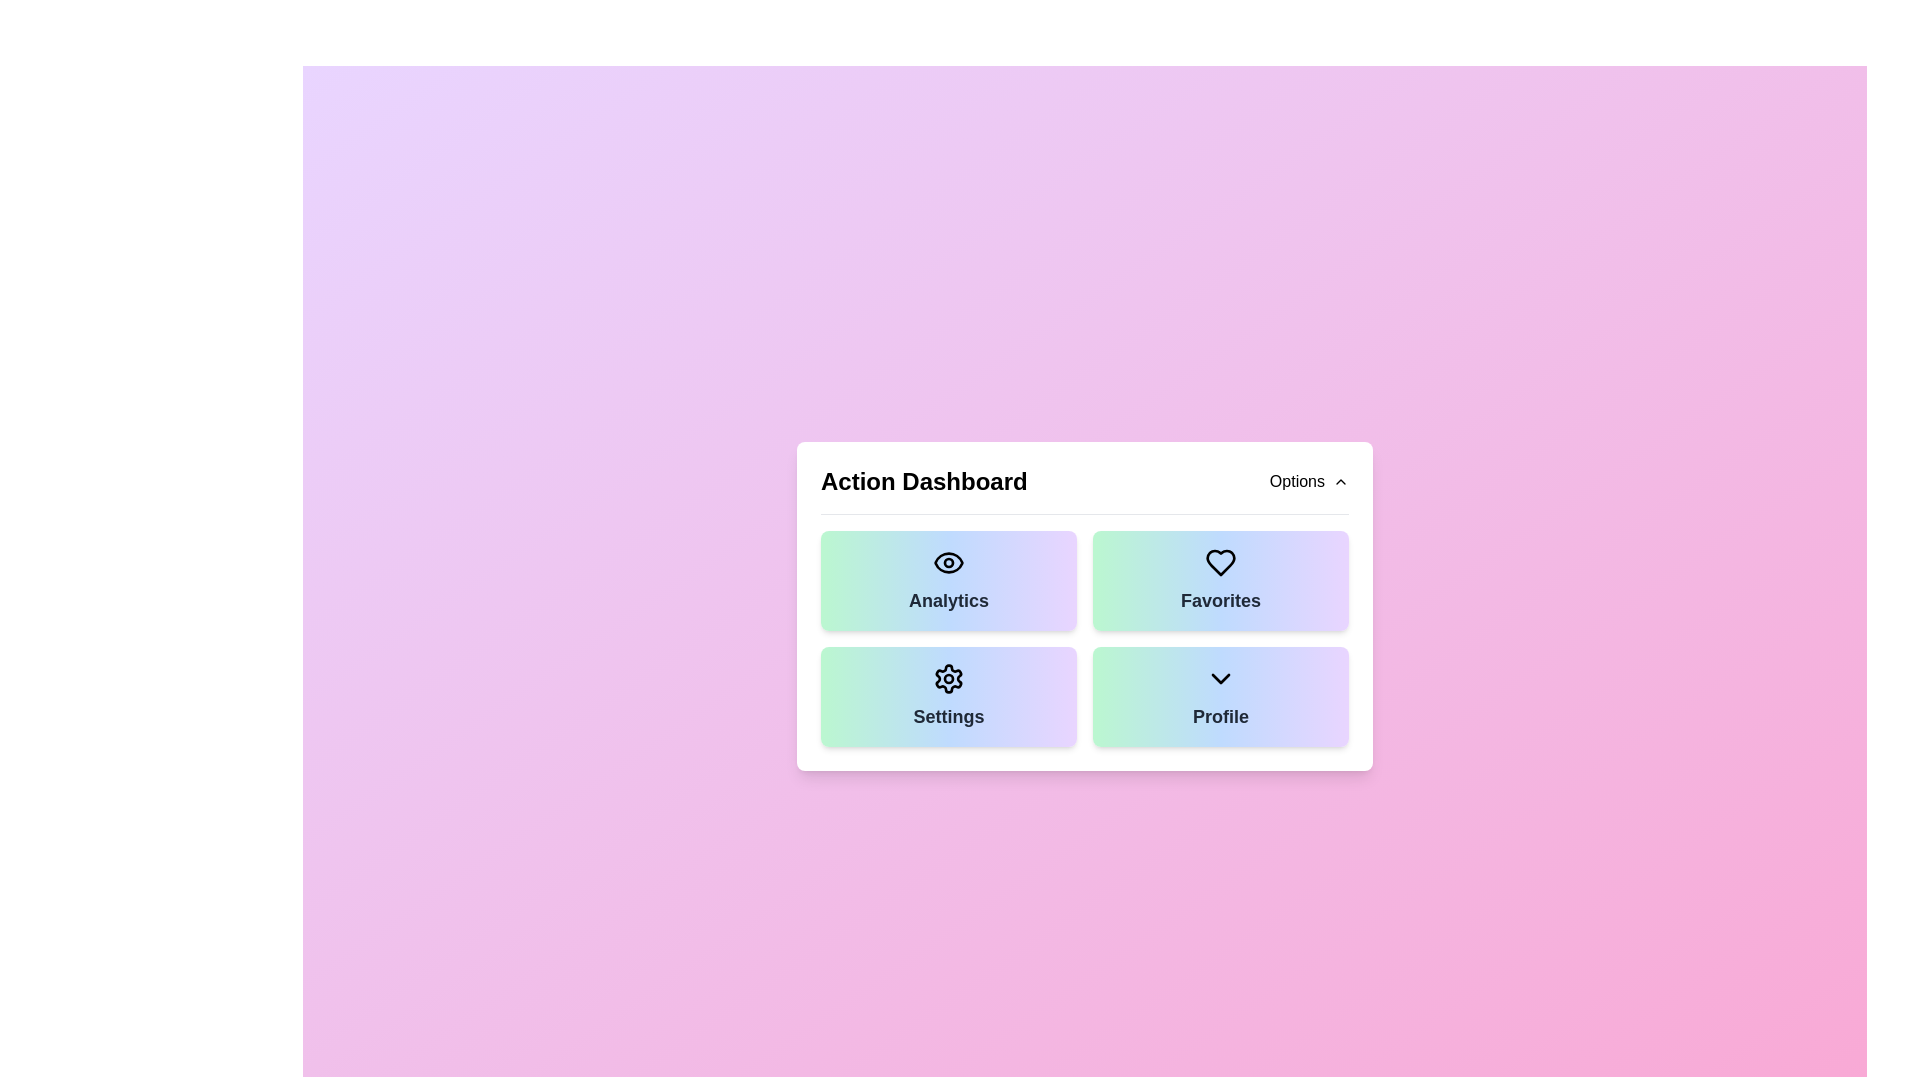 This screenshot has height=1080, width=1920. I want to click on heading static text located within the horizontally aligned bar, positioned to the left of the 'Options' section and its dropdown indicator, so click(923, 481).